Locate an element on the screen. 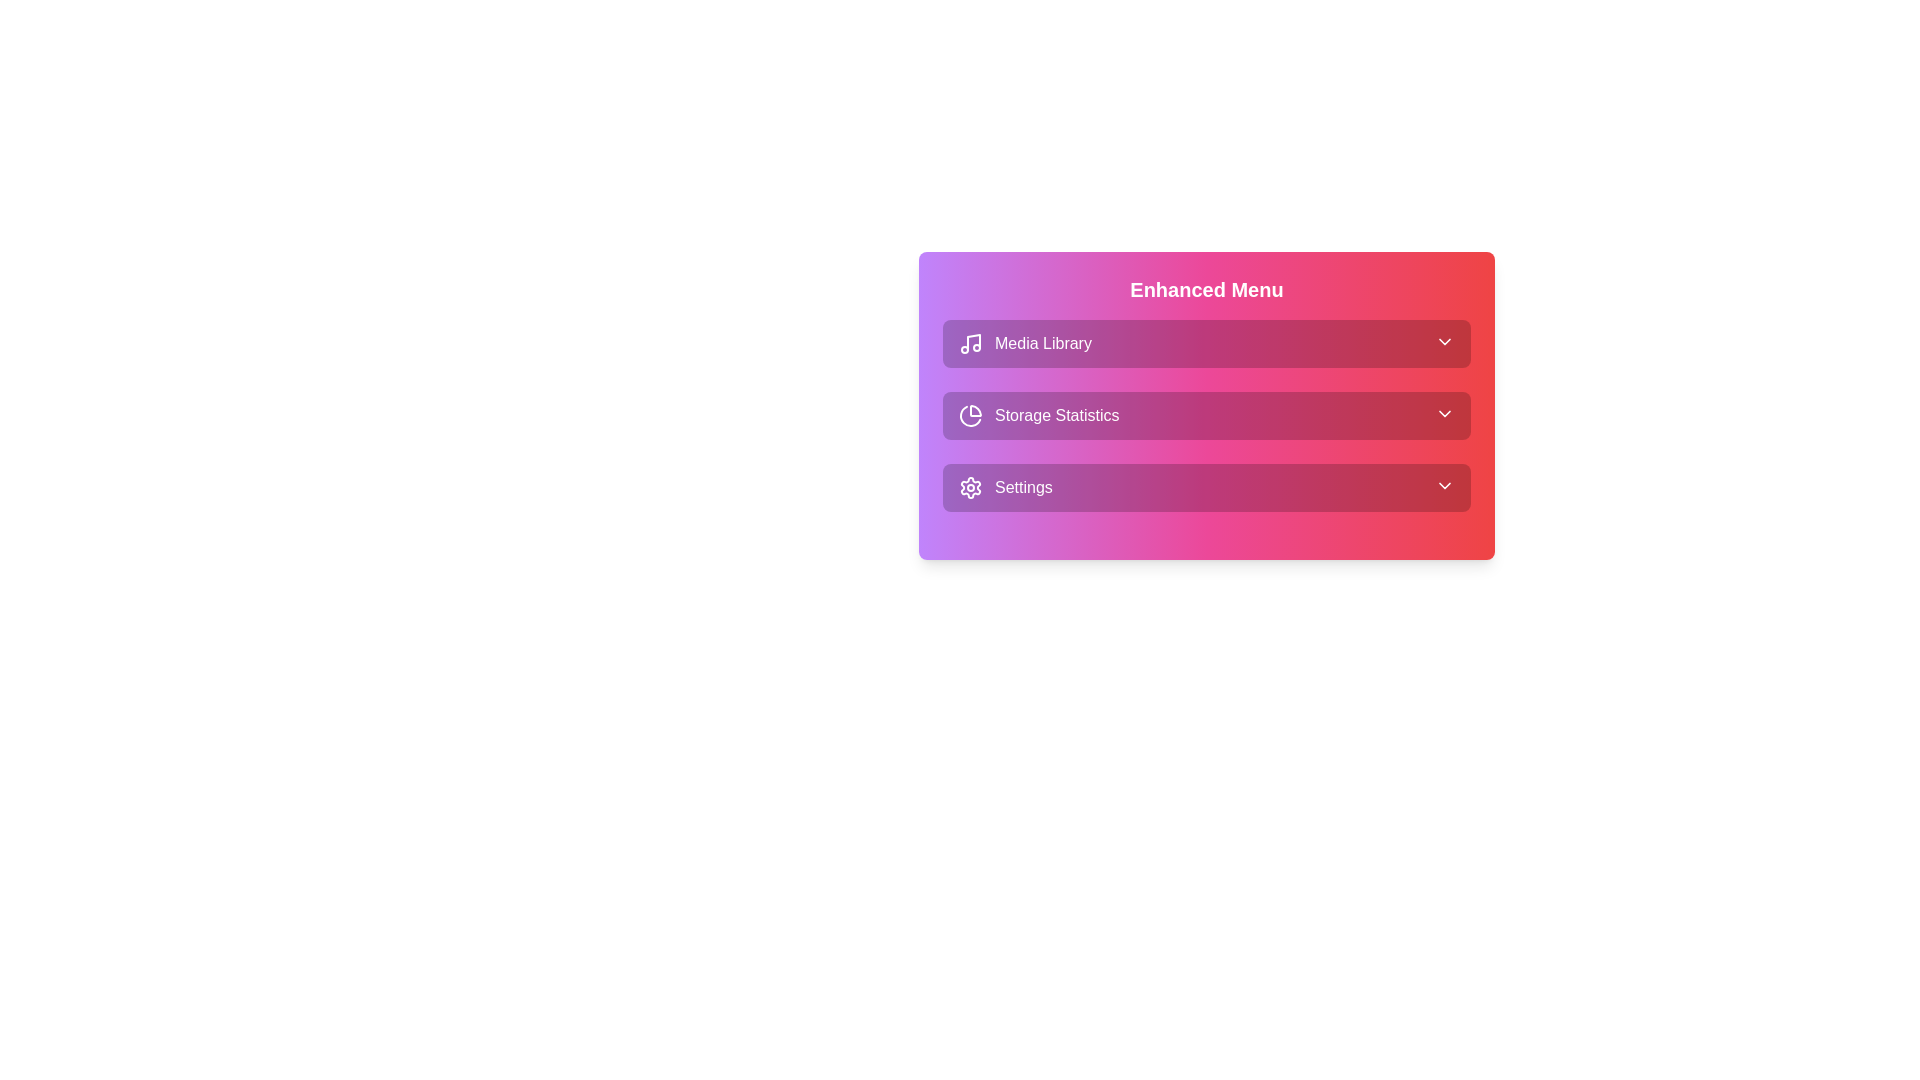 The height and width of the screenshot is (1080, 1920). the vertical stroke of the musical note icon in the 'Media Library' row of the Enhanced Menu is located at coordinates (974, 341).